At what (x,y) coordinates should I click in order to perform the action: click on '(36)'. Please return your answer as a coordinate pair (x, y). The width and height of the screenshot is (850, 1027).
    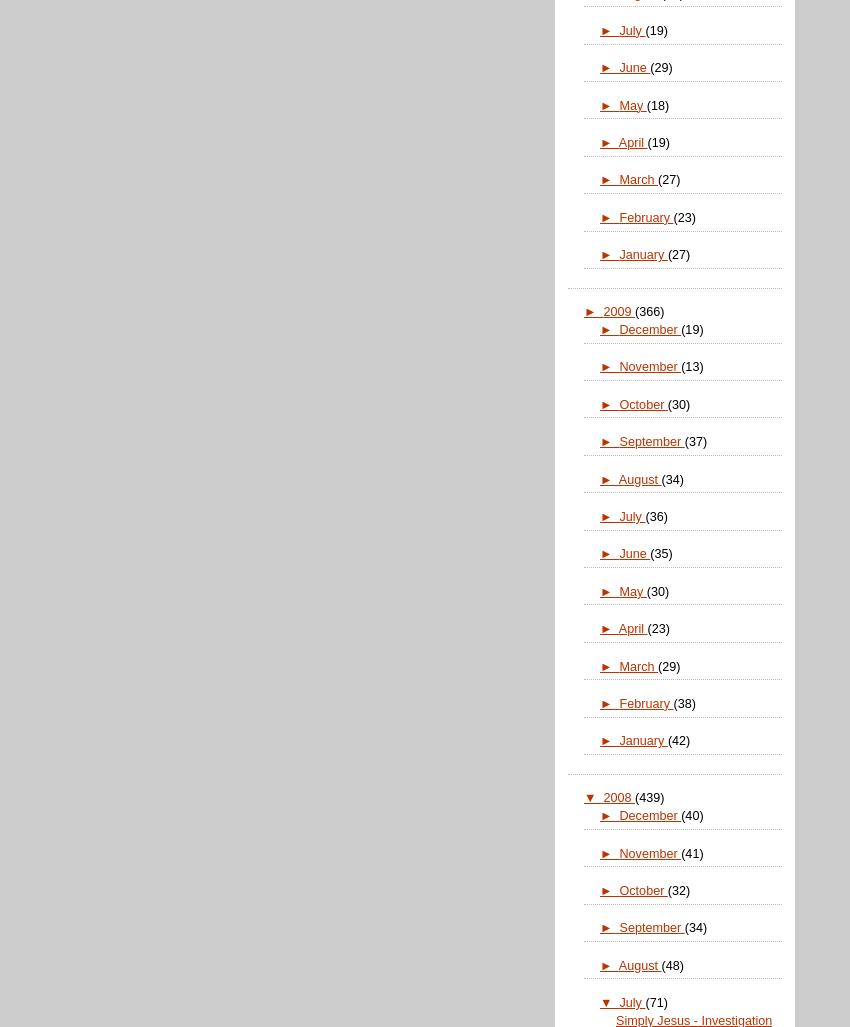
    Looking at the image, I should click on (656, 514).